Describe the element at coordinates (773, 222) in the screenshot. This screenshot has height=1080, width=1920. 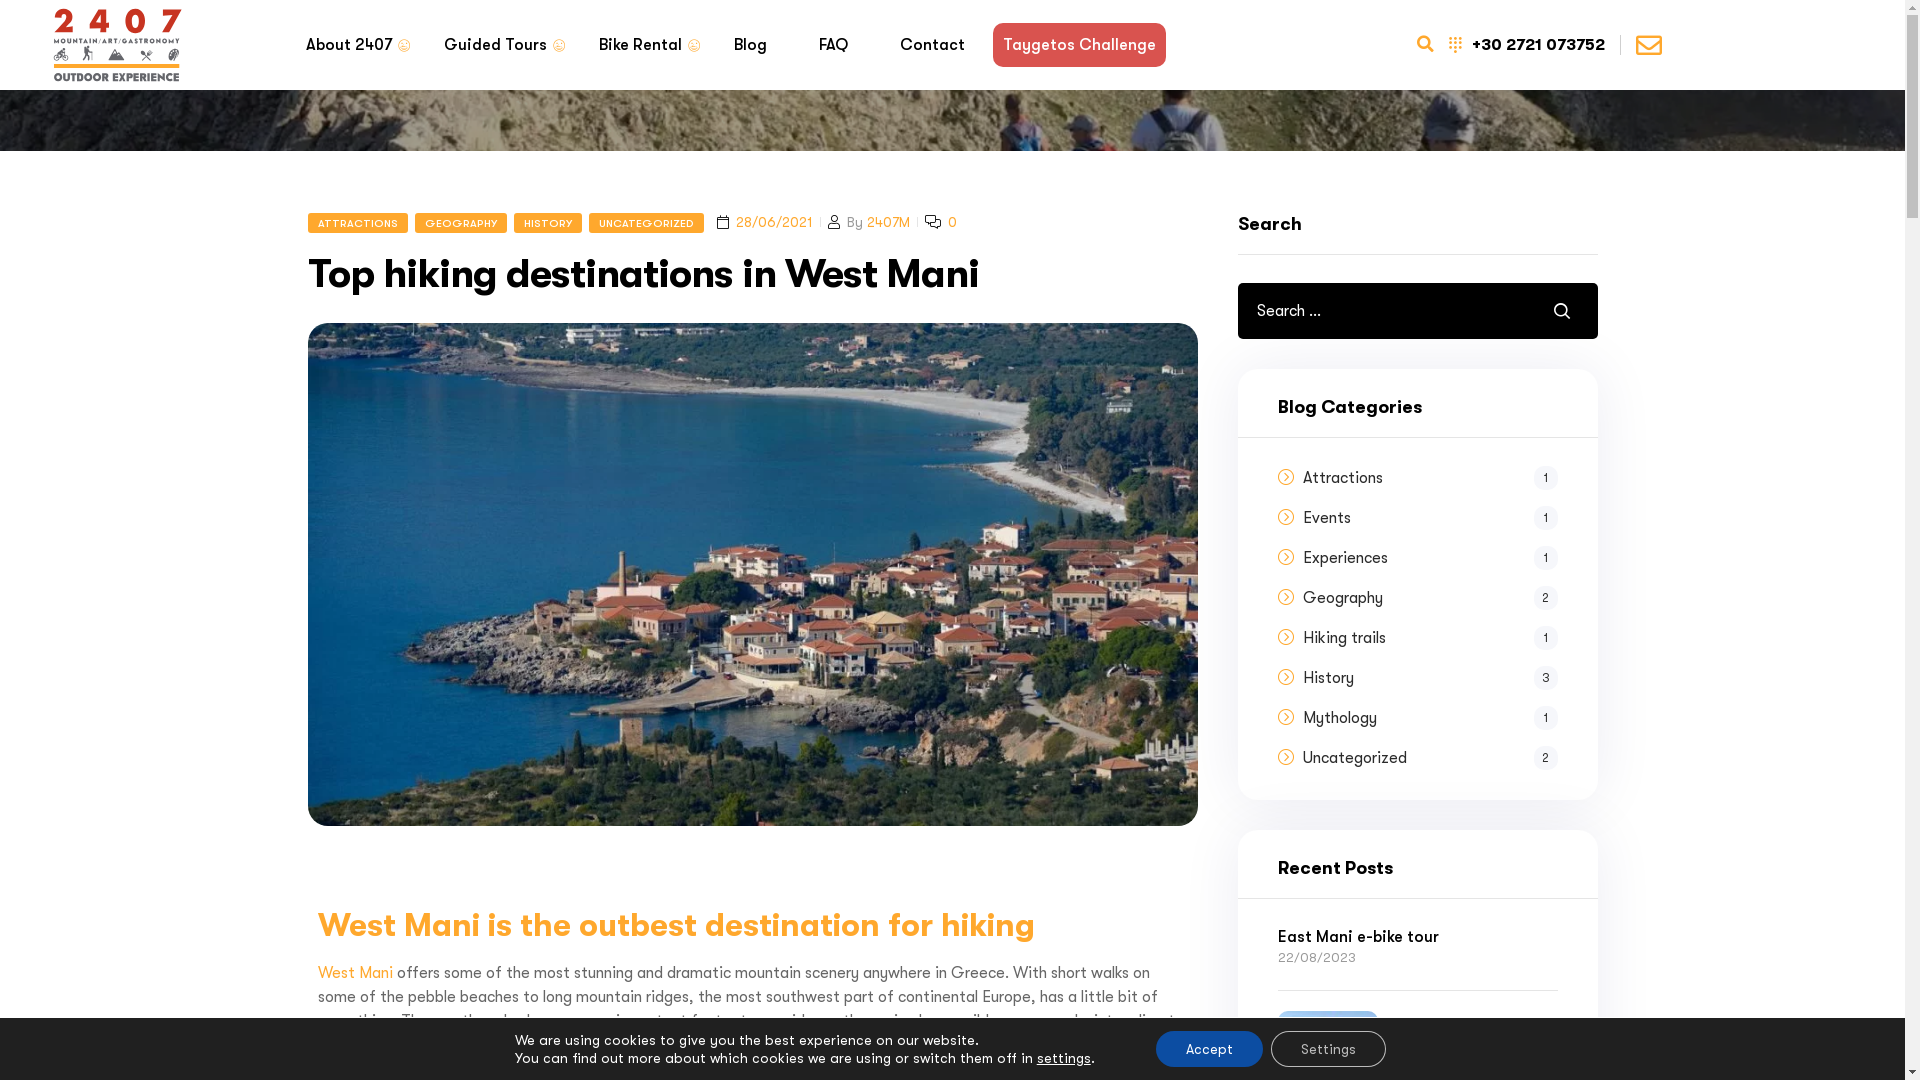
I see `'28/06/2021'` at that location.